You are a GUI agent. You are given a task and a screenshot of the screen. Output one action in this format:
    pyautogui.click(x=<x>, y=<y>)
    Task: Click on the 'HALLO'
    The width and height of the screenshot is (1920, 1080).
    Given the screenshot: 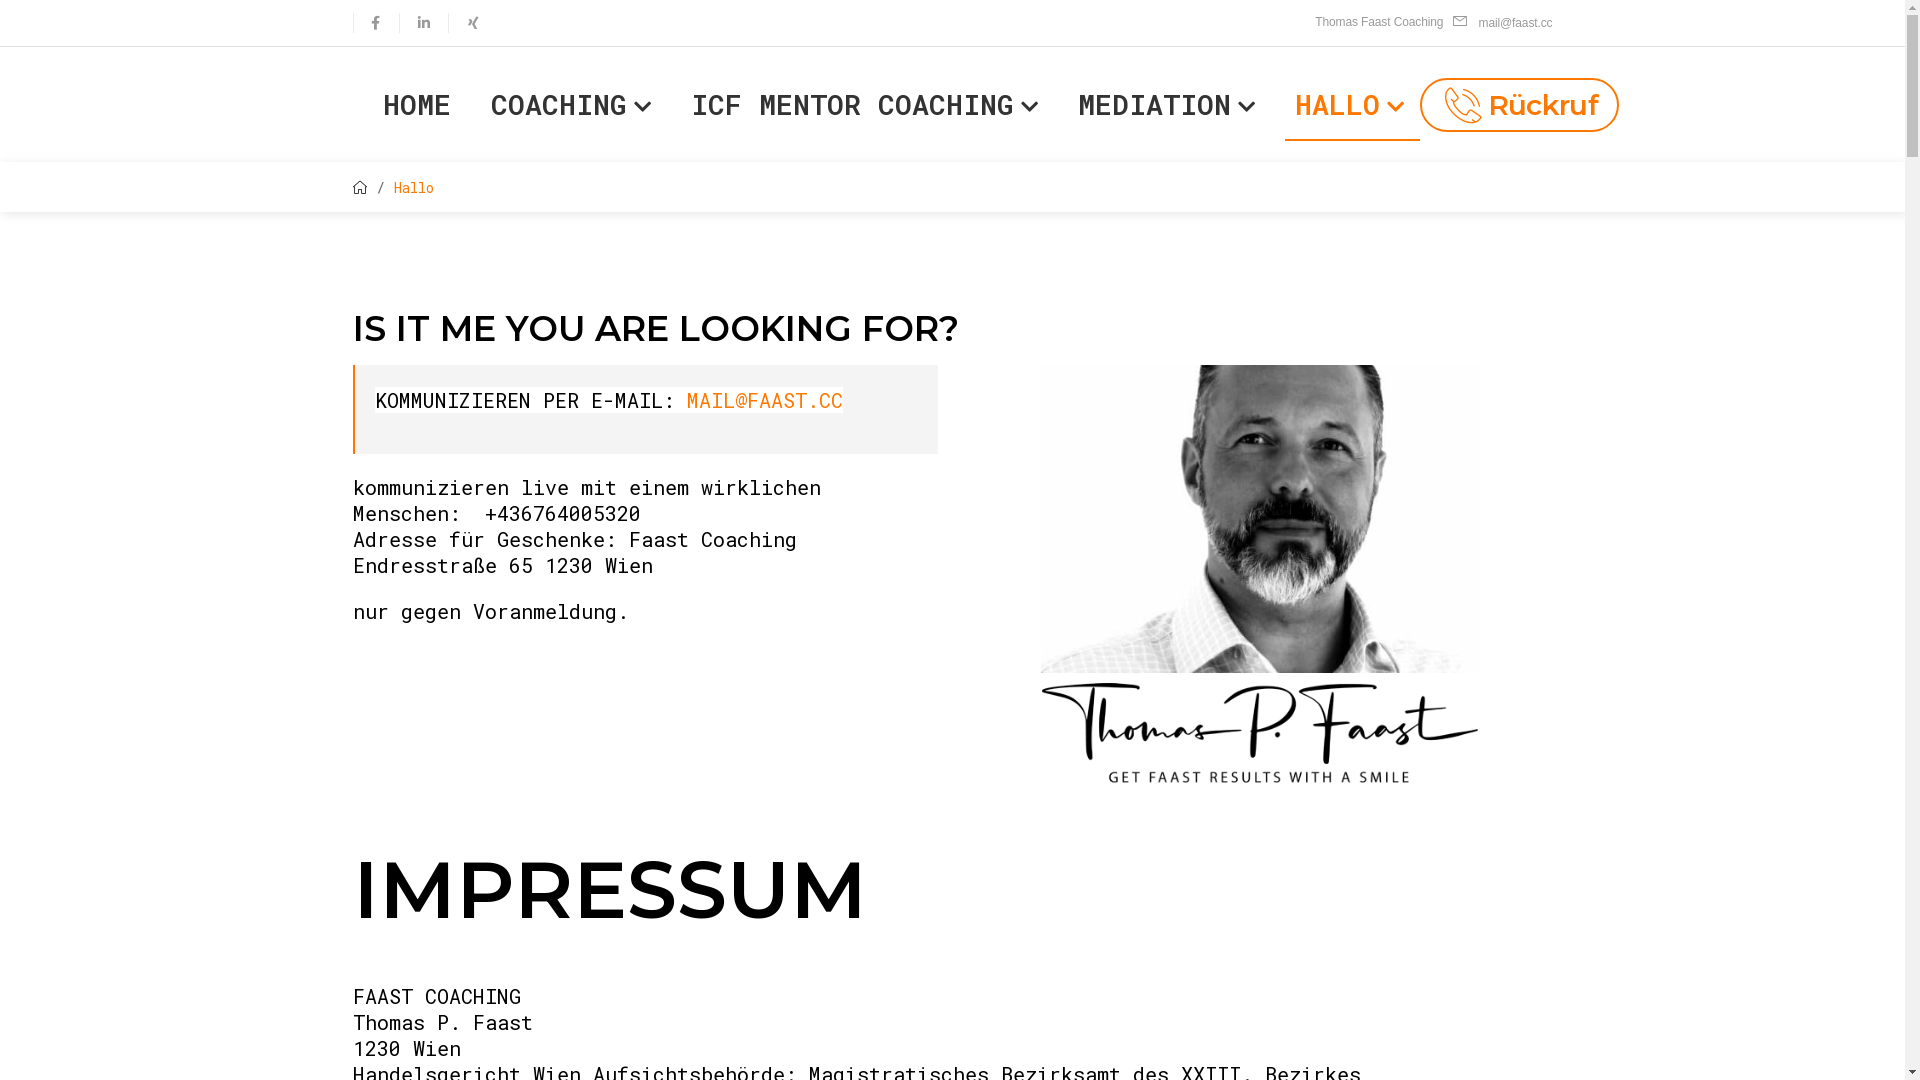 What is the action you would take?
    pyautogui.click(x=1351, y=104)
    